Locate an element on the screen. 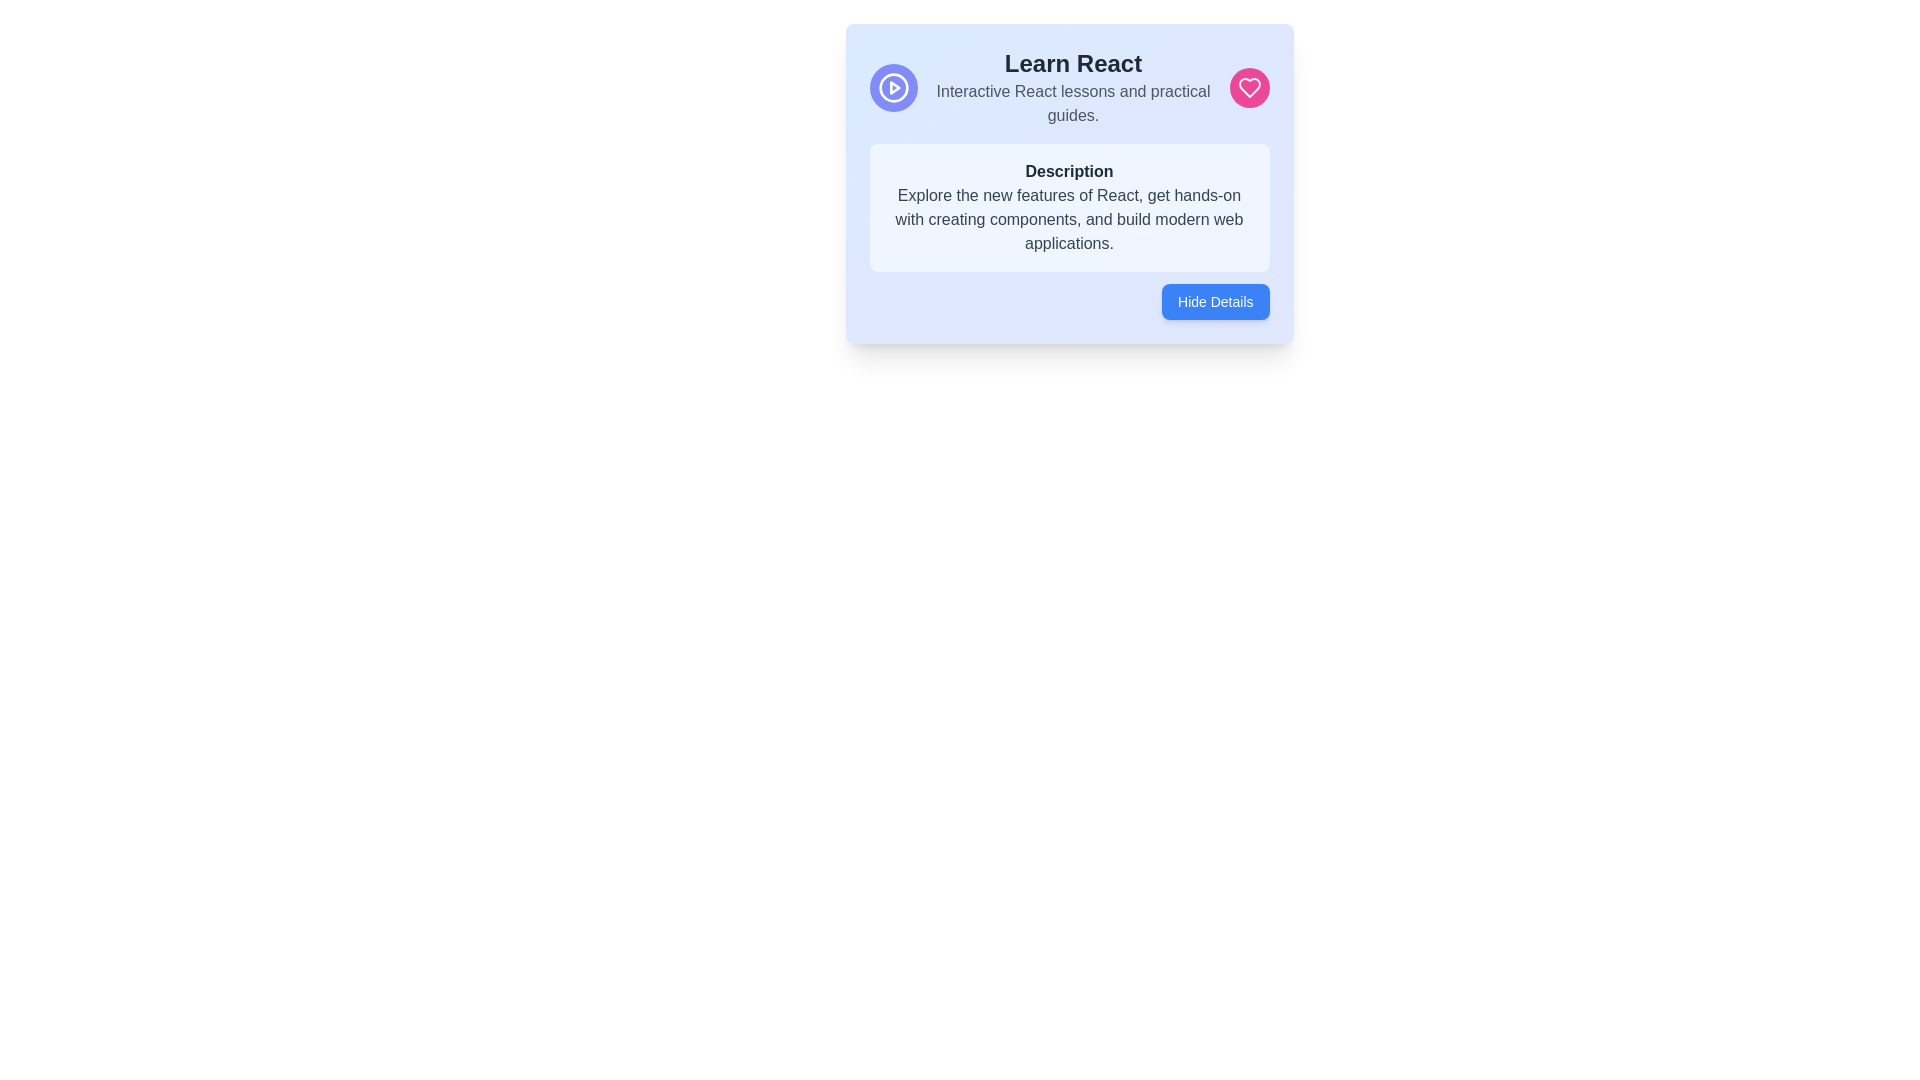 This screenshot has height=1080, width=1920. the main header text of the card that serves as the title for learning React, which is positioned at the top of the card is located at coordinates (1072, 63).